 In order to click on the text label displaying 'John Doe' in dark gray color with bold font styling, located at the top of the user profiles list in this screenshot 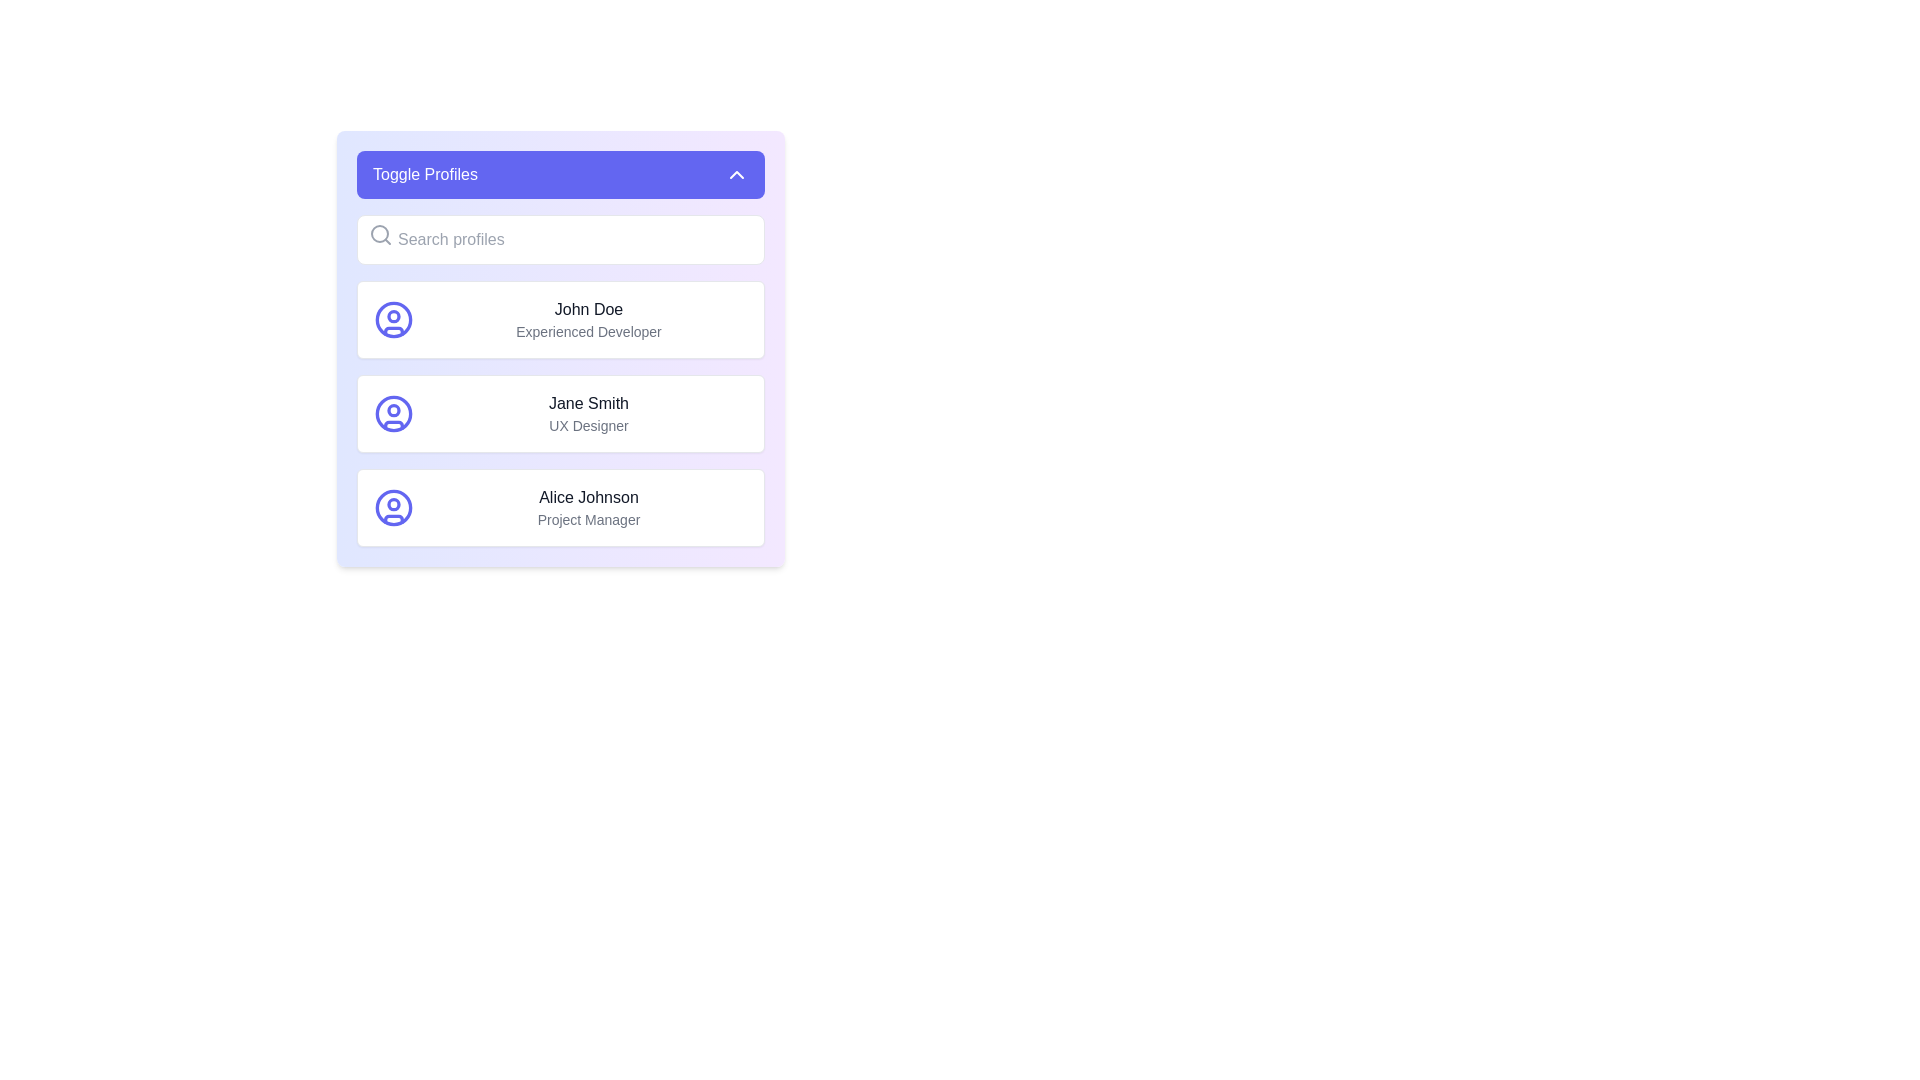, I will do `click(588, 309)`.